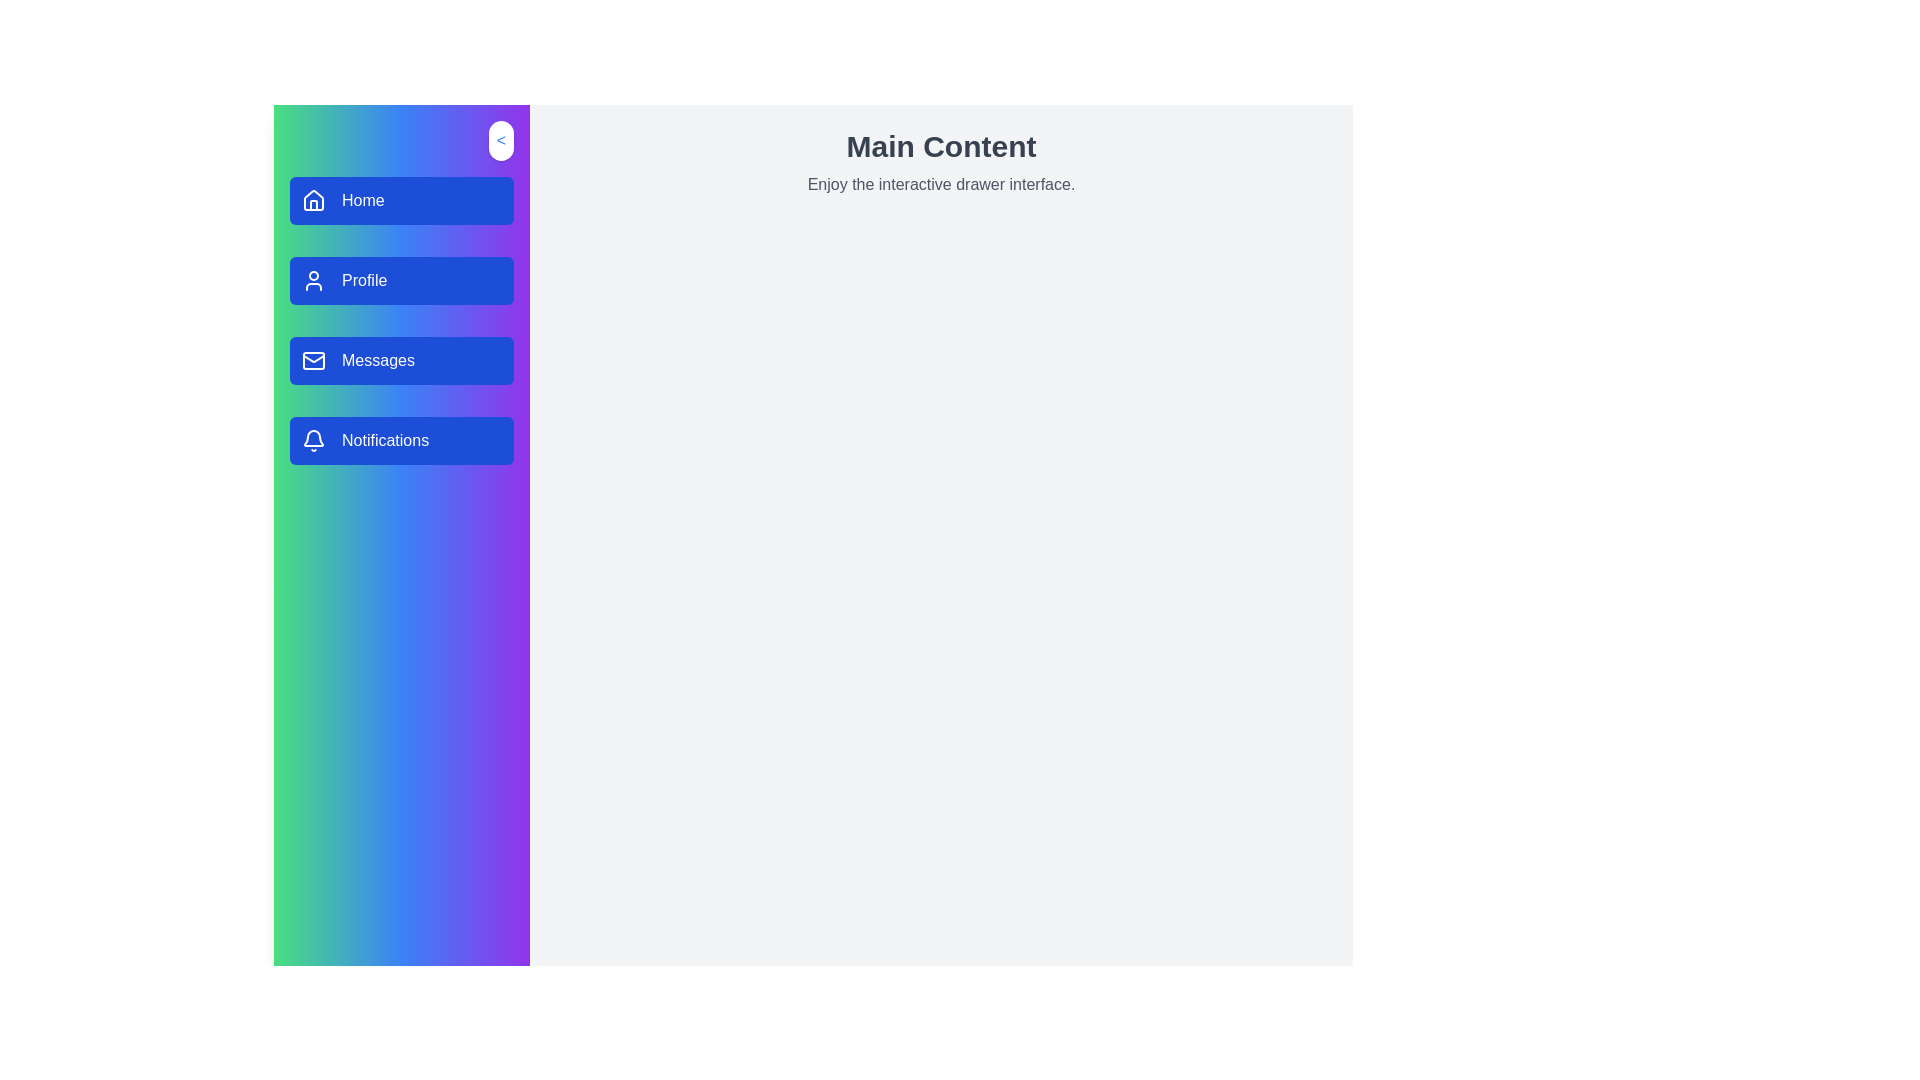  Describe the element at coordinates (378, 361) in the screenshot. I see `the 'Messages' label located in the third button of the vertical navigation menu on the left sidebar, which serves as a descriptor for the button's functionality` at that location.